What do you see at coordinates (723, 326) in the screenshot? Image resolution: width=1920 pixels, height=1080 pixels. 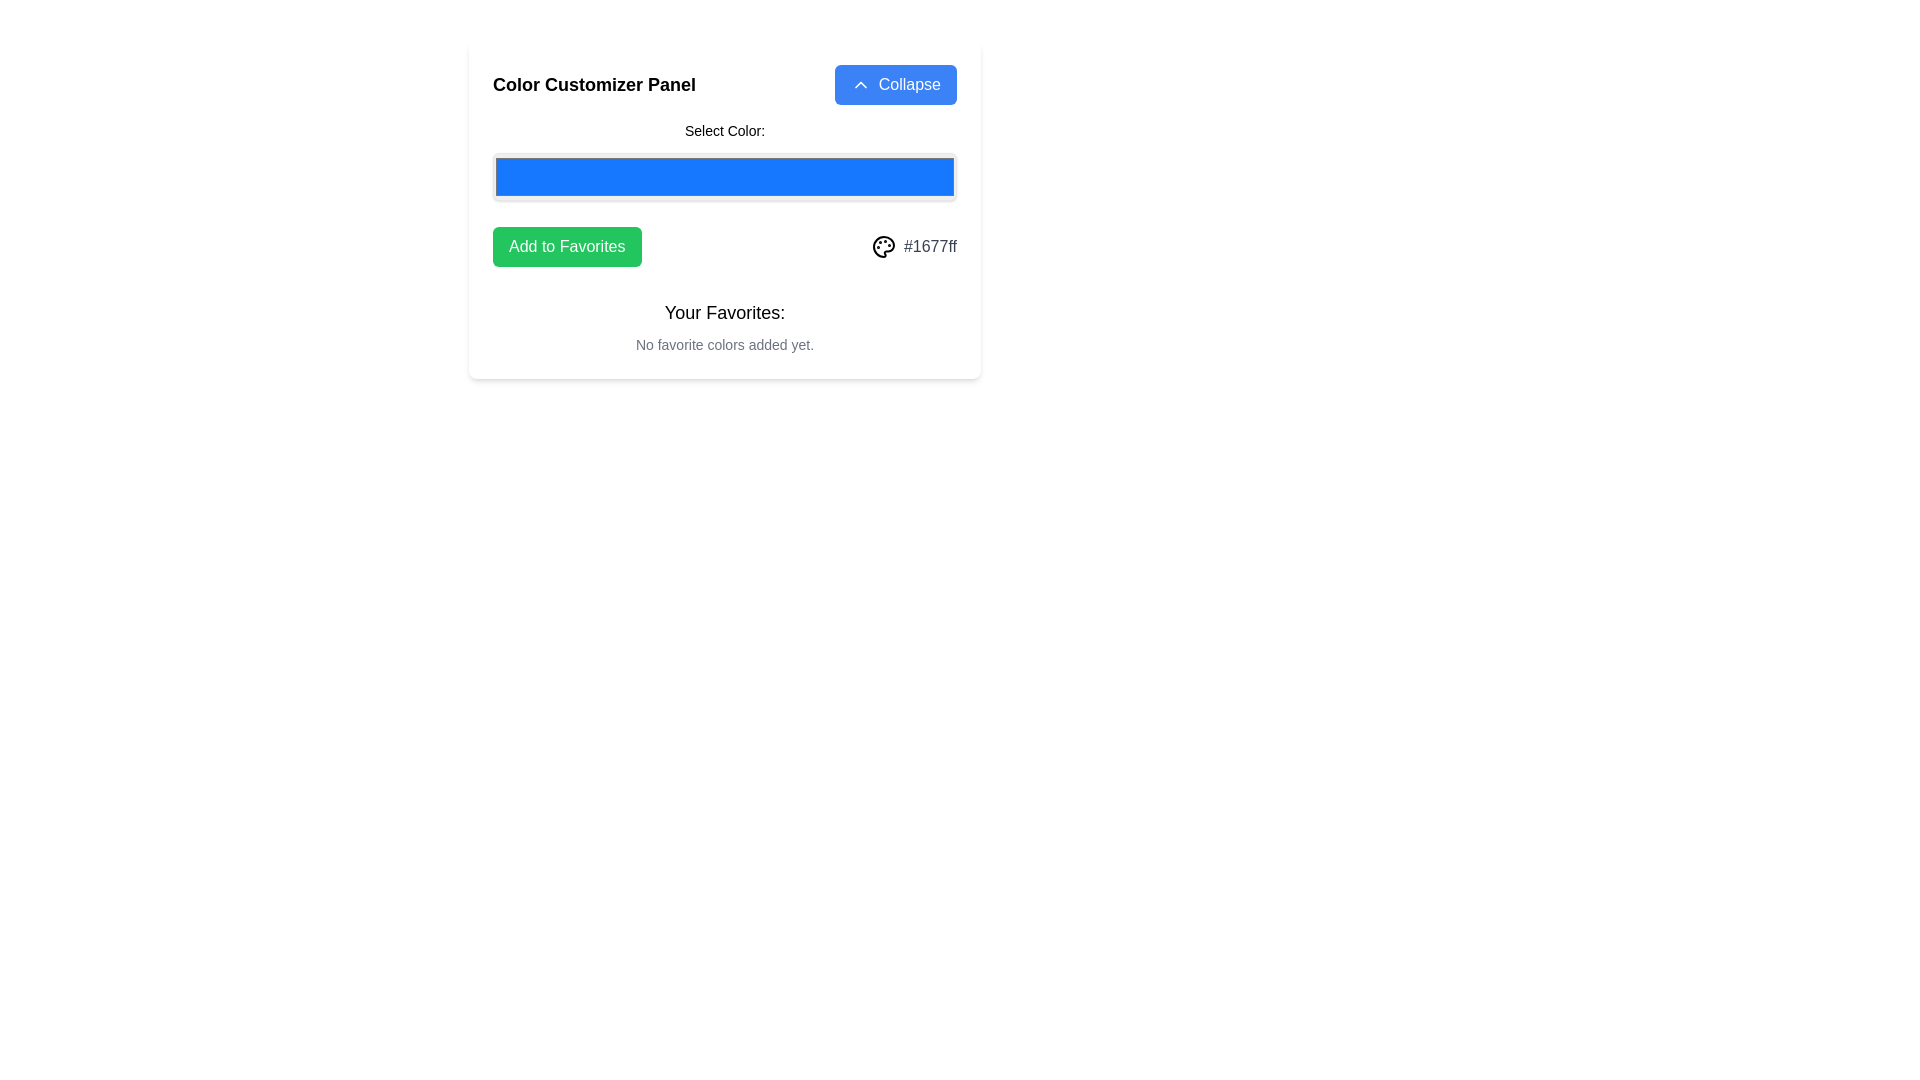 I see `information displayed by the Text Label 'Your Favorites:' and 'No favorite colors added yet.' located in the Color Customizer Panel` at bounding box center [723, 326].